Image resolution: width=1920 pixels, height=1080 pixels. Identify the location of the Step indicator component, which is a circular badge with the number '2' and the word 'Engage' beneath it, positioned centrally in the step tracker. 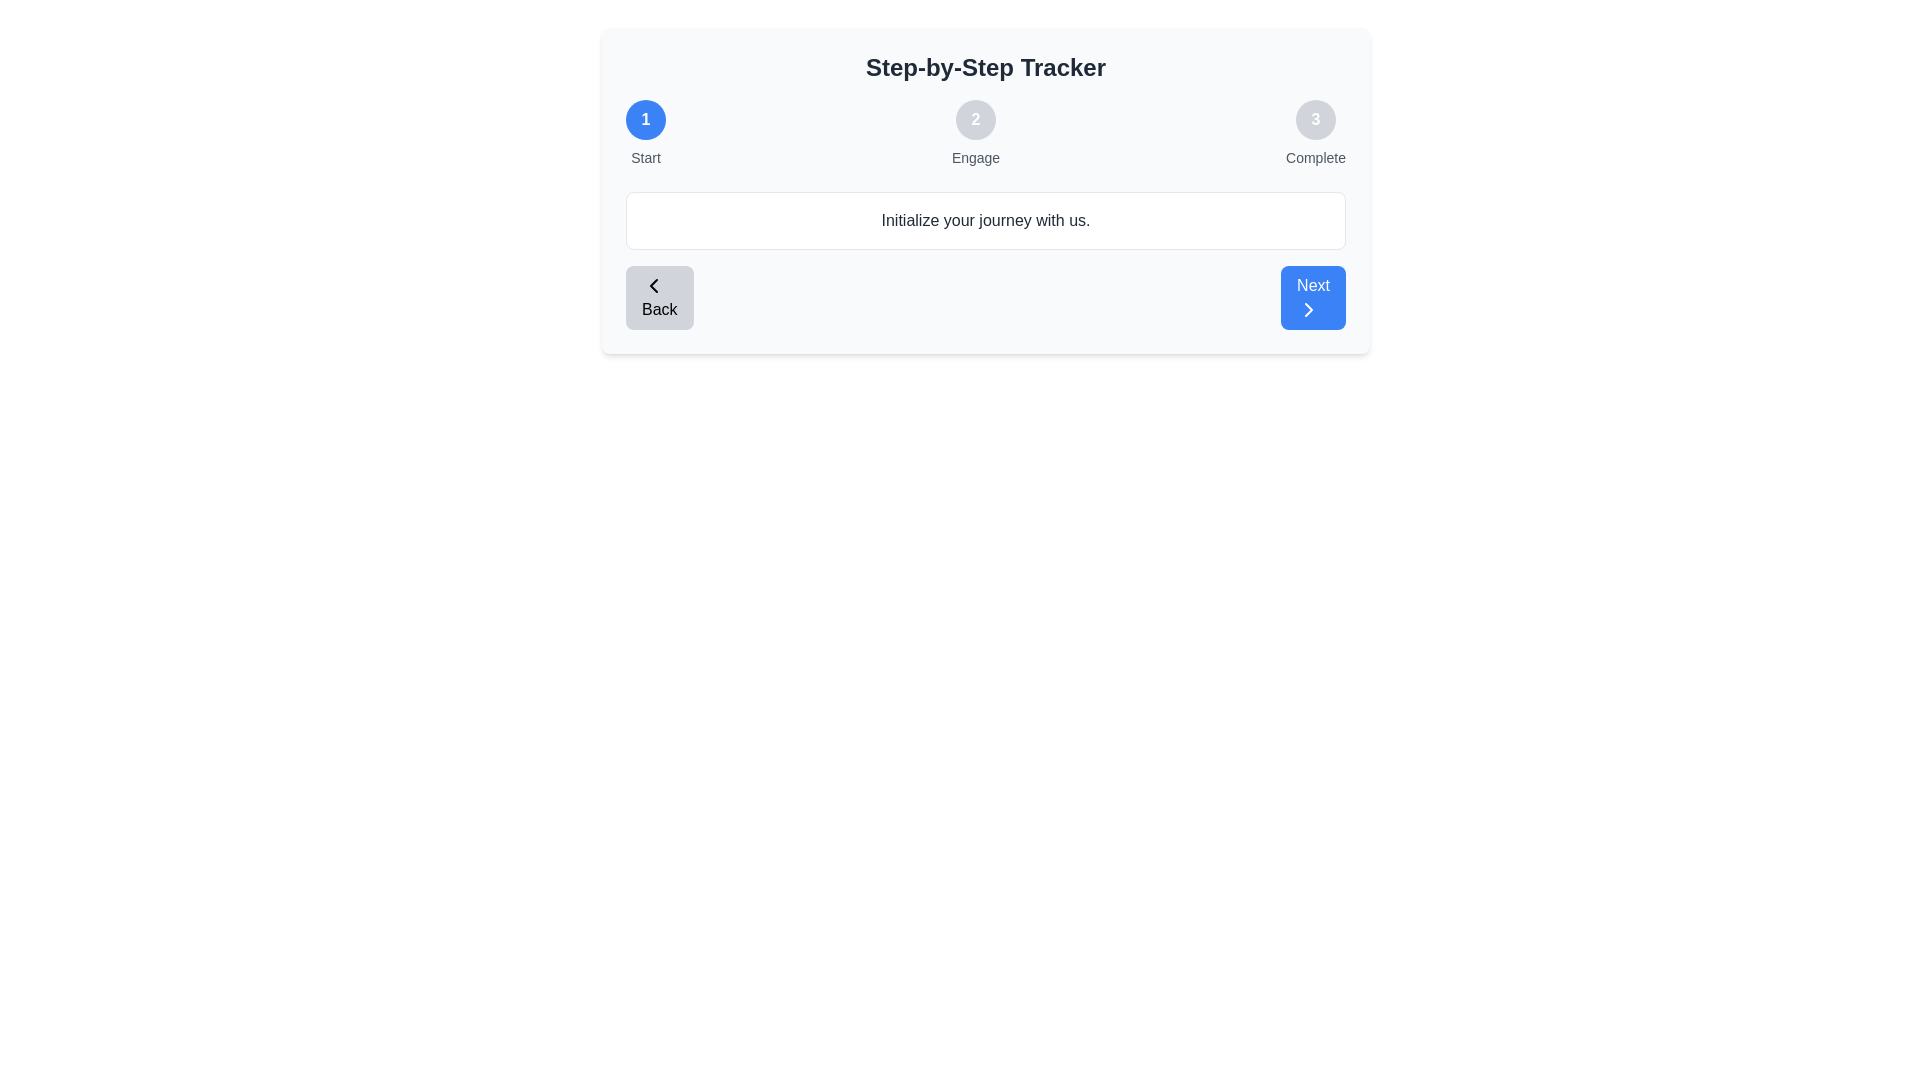
(975, 134).